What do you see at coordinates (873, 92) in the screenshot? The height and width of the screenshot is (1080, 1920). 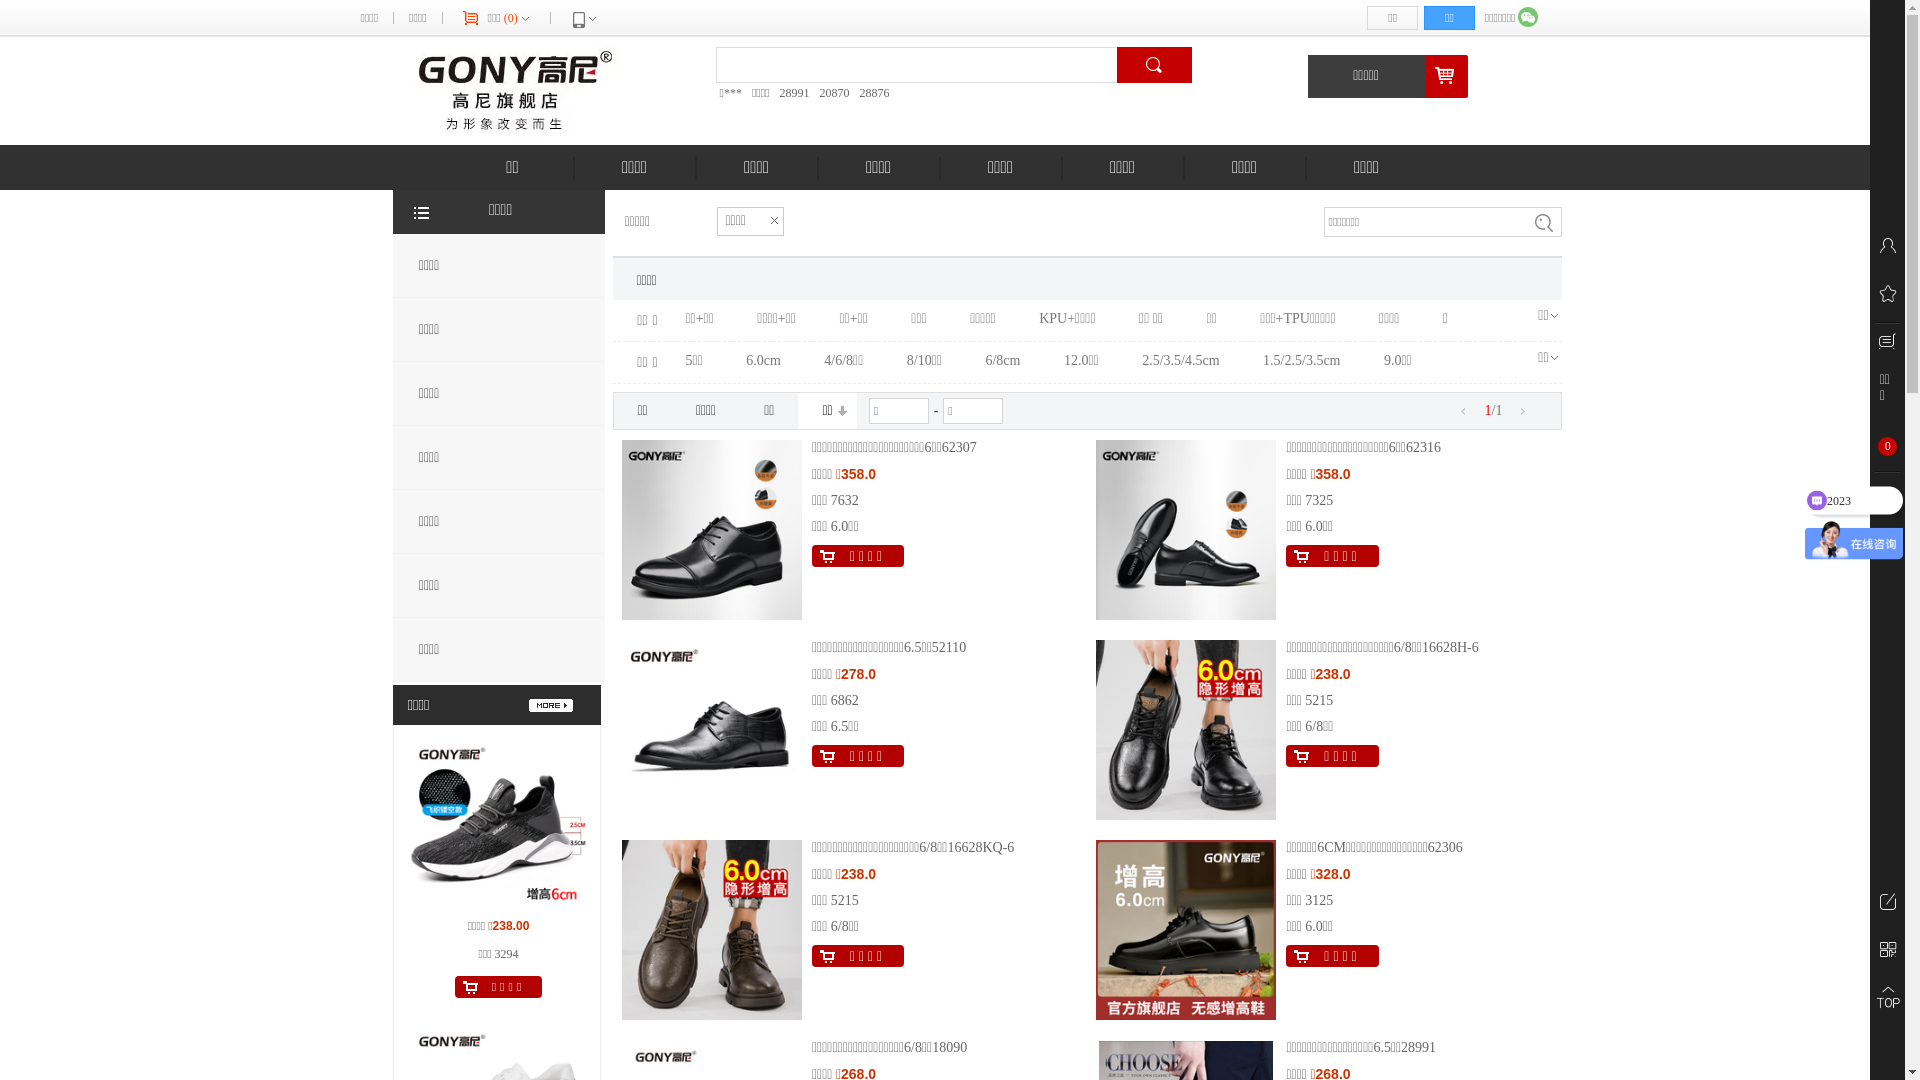 I see `'28876'` at bounding box center [873, 92].